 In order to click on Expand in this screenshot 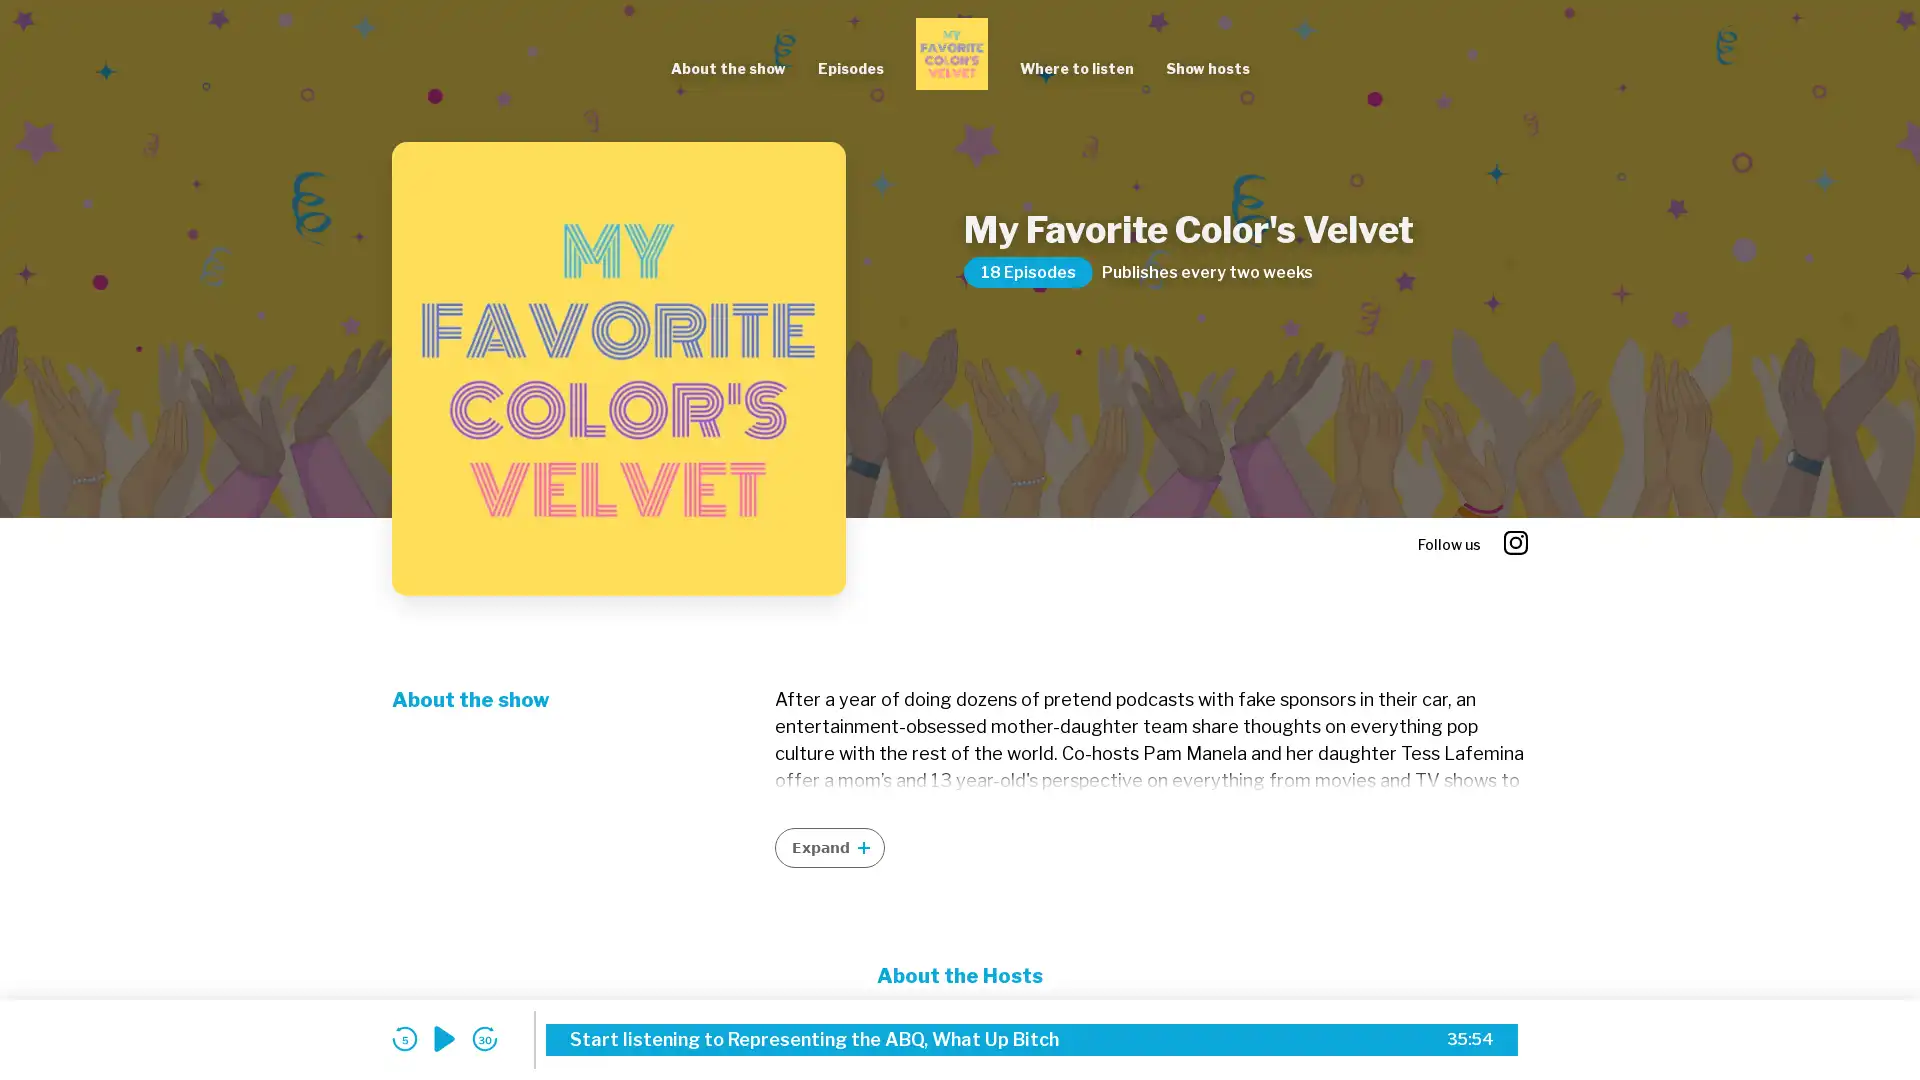, I will do `click(830, 848)`.